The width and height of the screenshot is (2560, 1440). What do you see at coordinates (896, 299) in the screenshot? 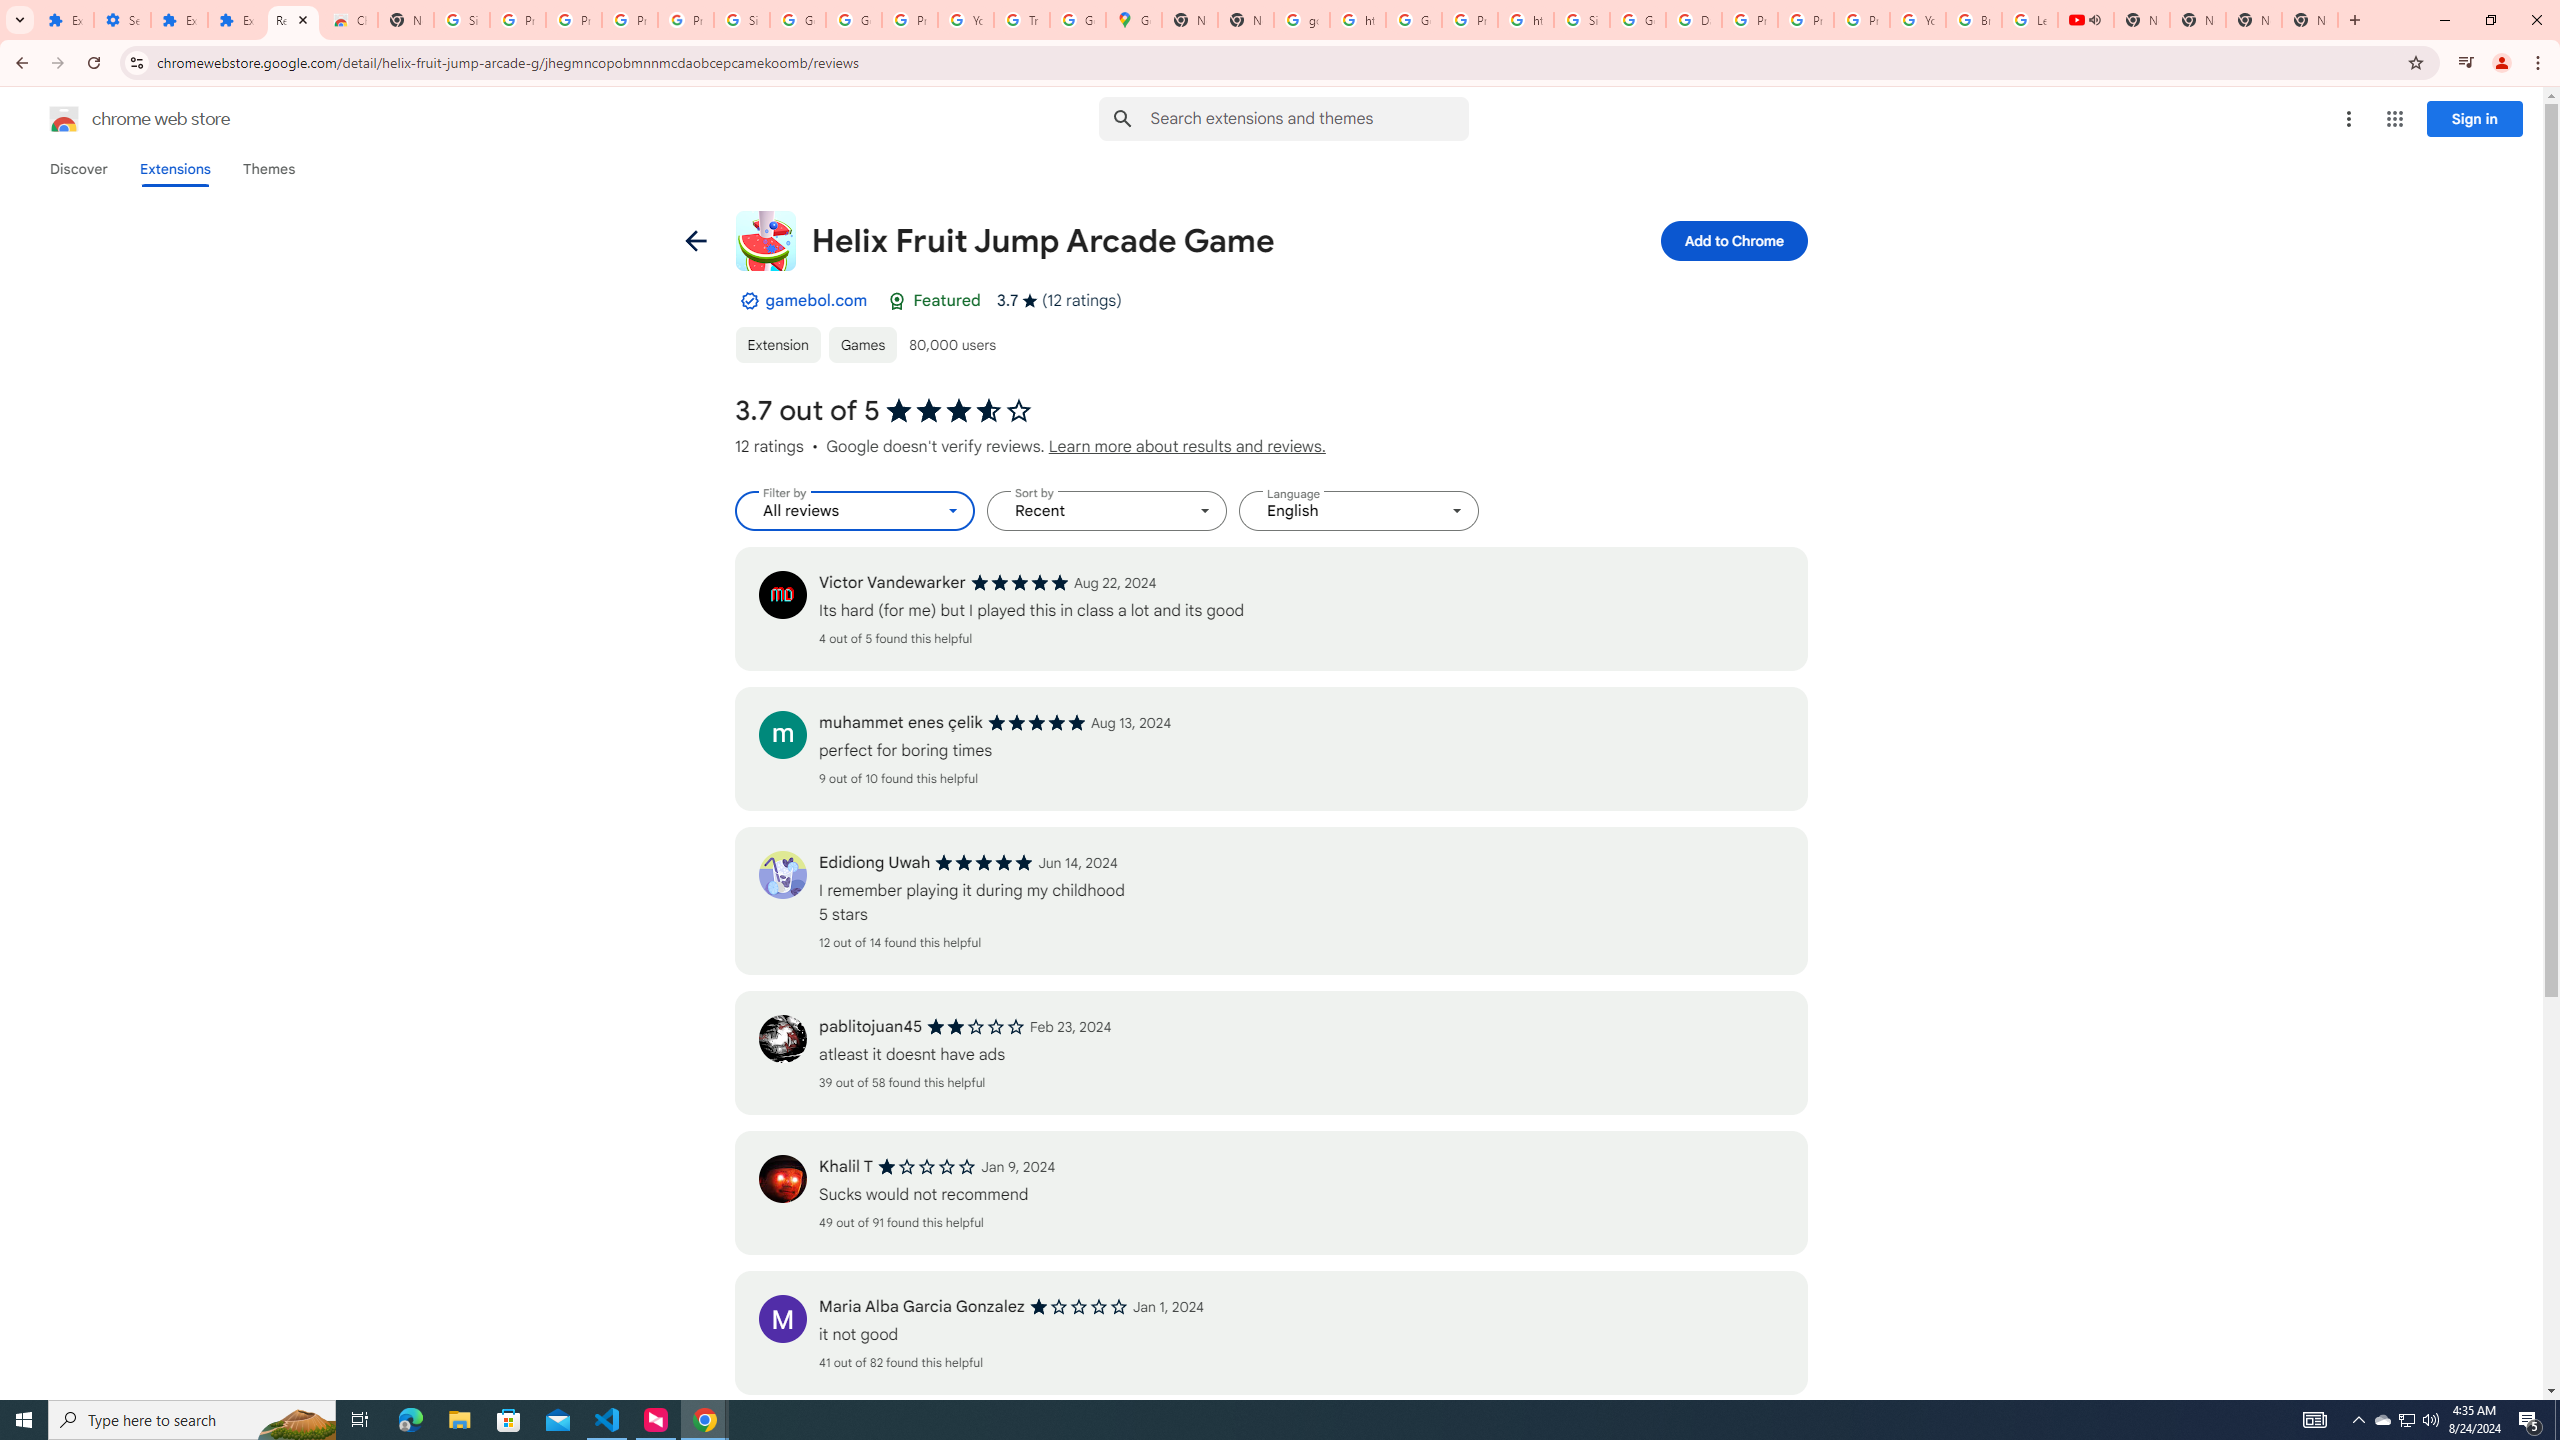
I see `'Featured Badge'` at bounding box center [896, 299].